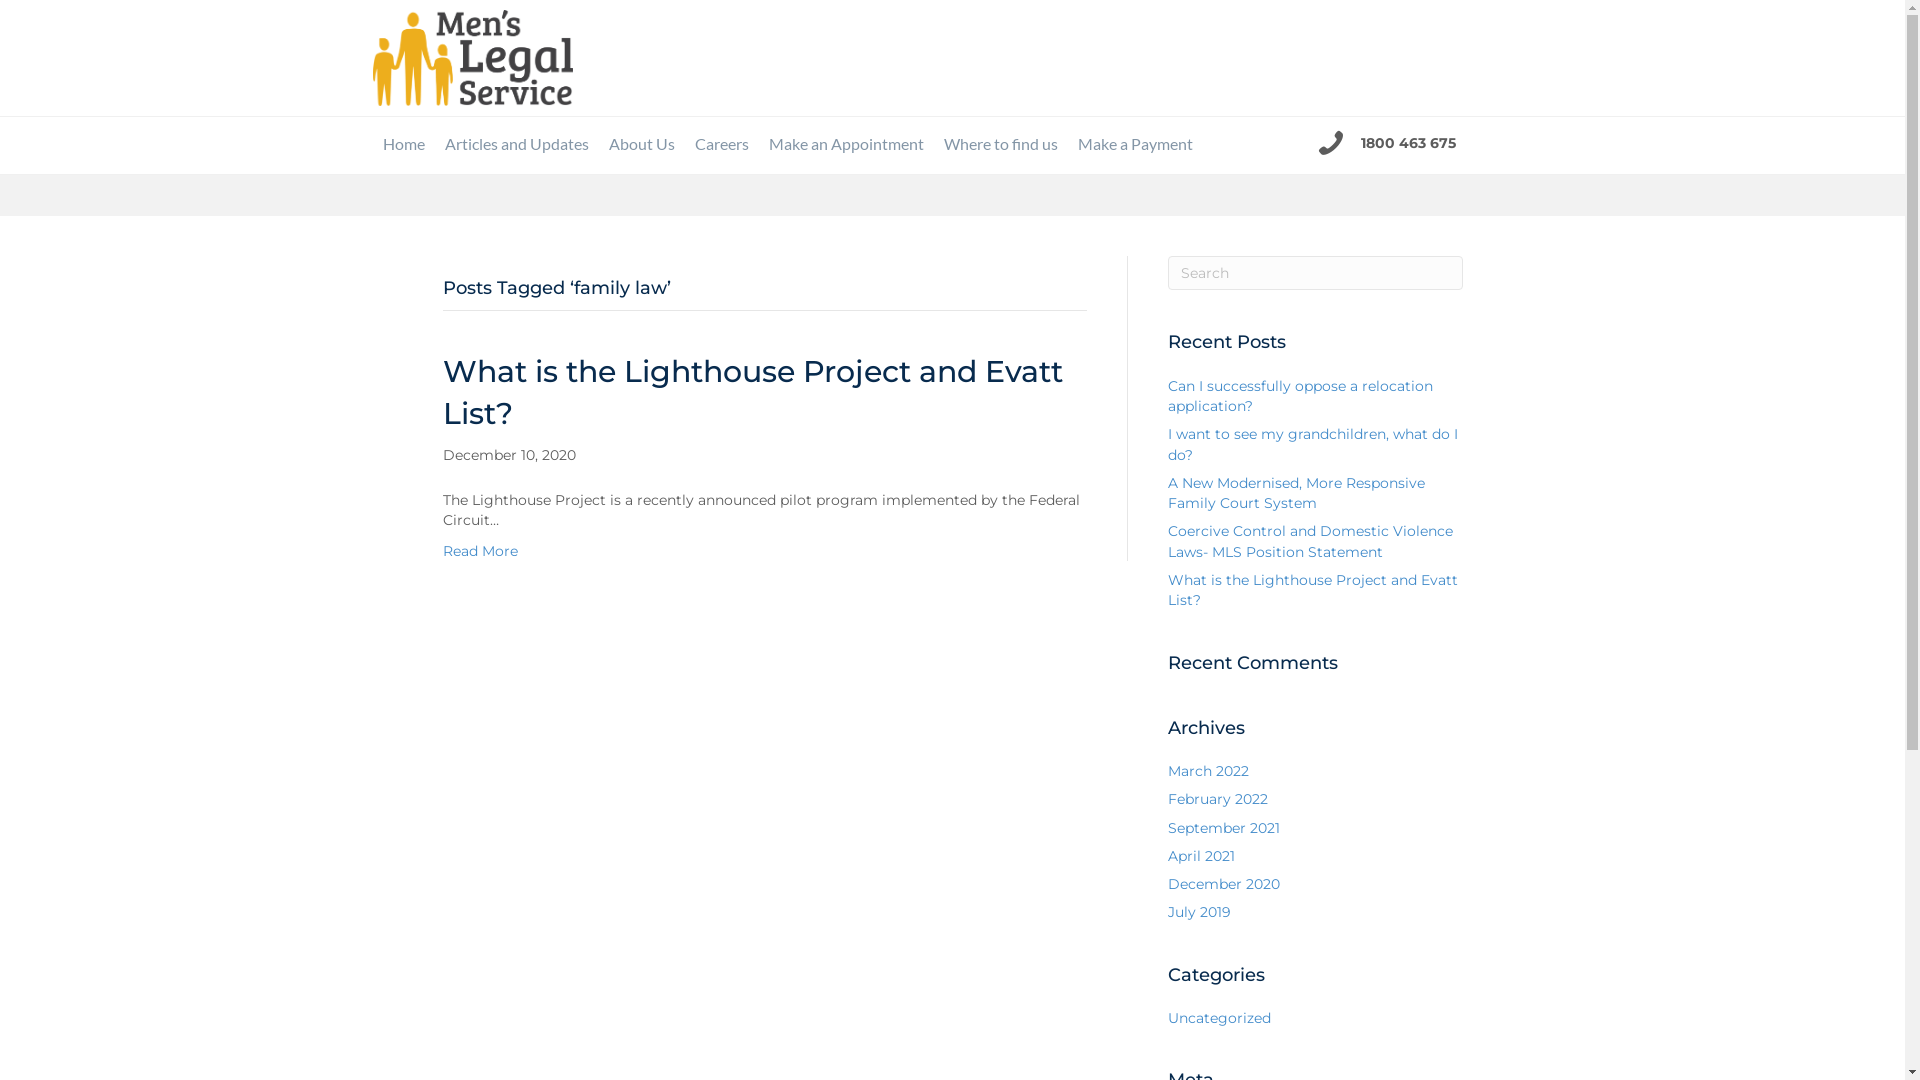 This screenshot has width=1920, height=1080. What do you see at coordinates (515, 142) in the screenshot?
I see `'Articles and Updates'` at bounding box center [515, 142].